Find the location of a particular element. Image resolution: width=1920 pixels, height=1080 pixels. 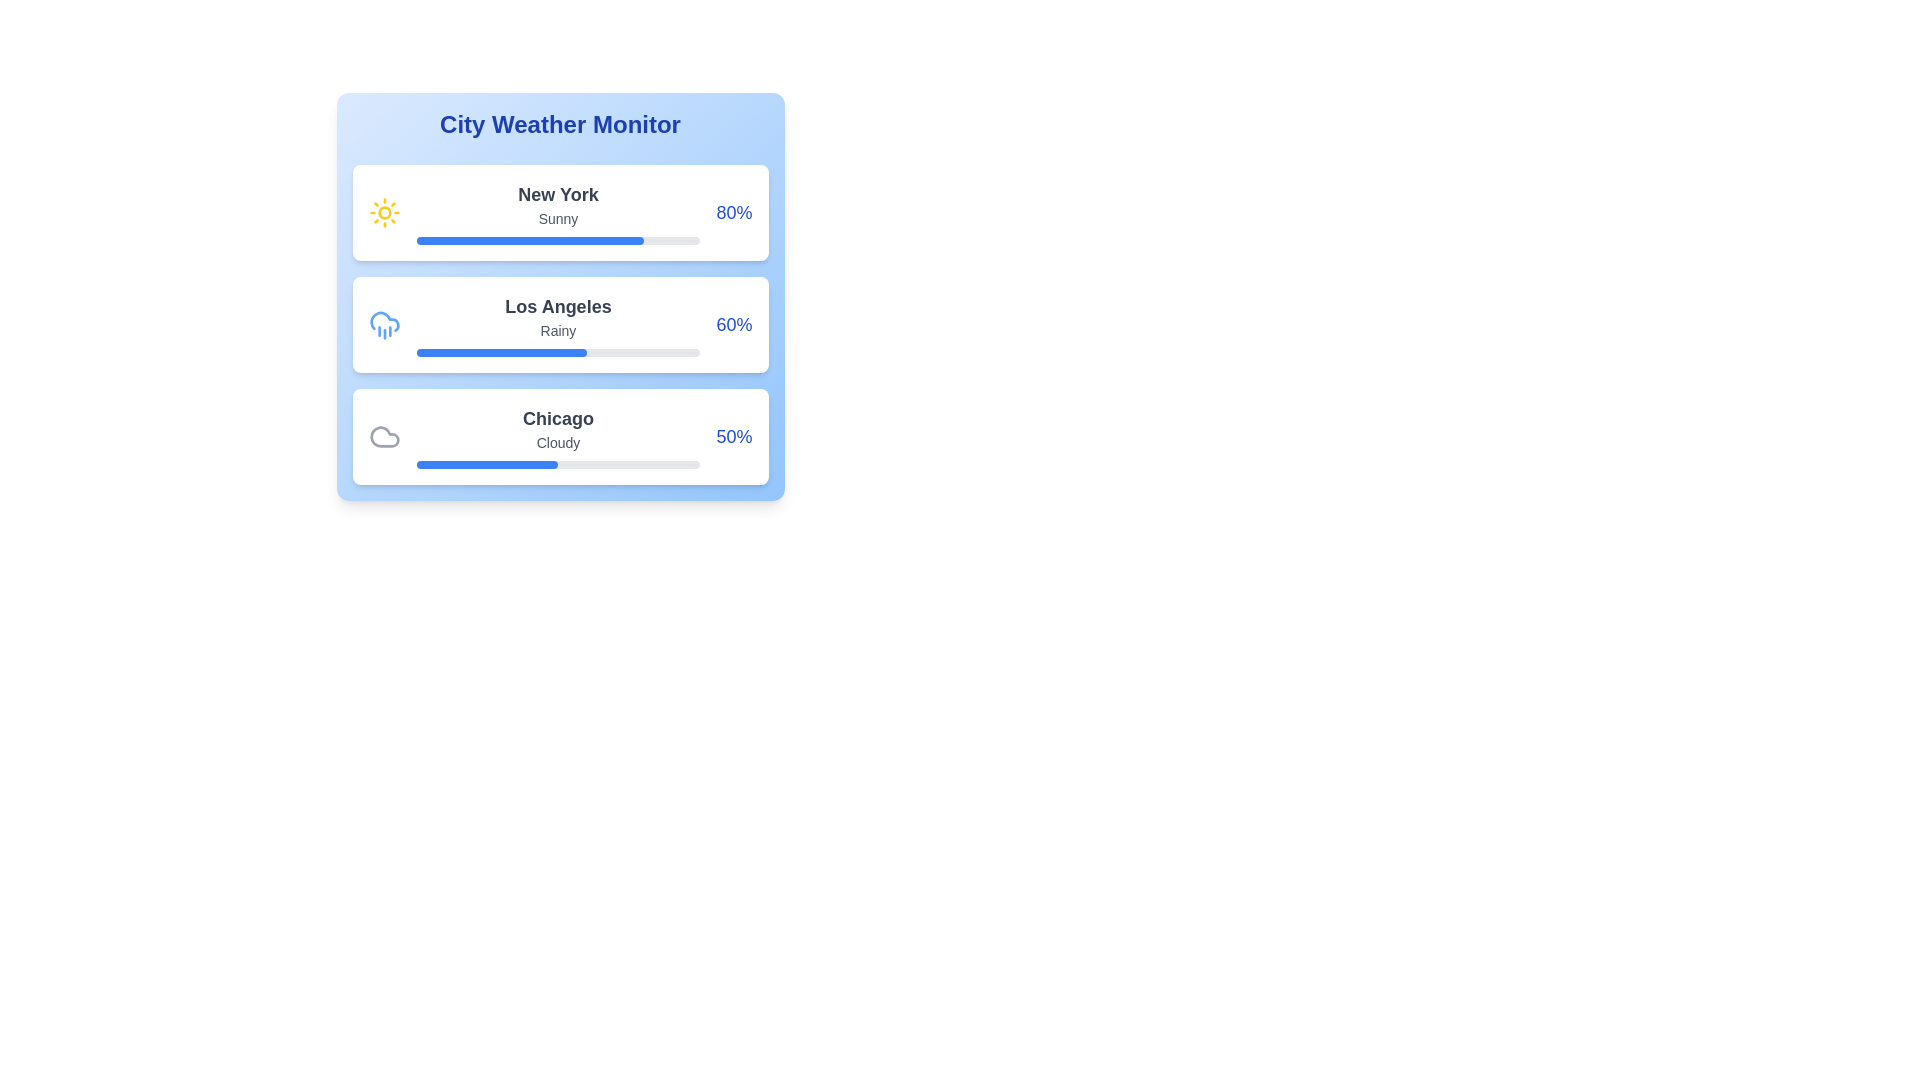

the centrally aligned Information panel that summarizes weather status for multiple cities, displaying city names and weather conditions is located at coordinates (560, 297).